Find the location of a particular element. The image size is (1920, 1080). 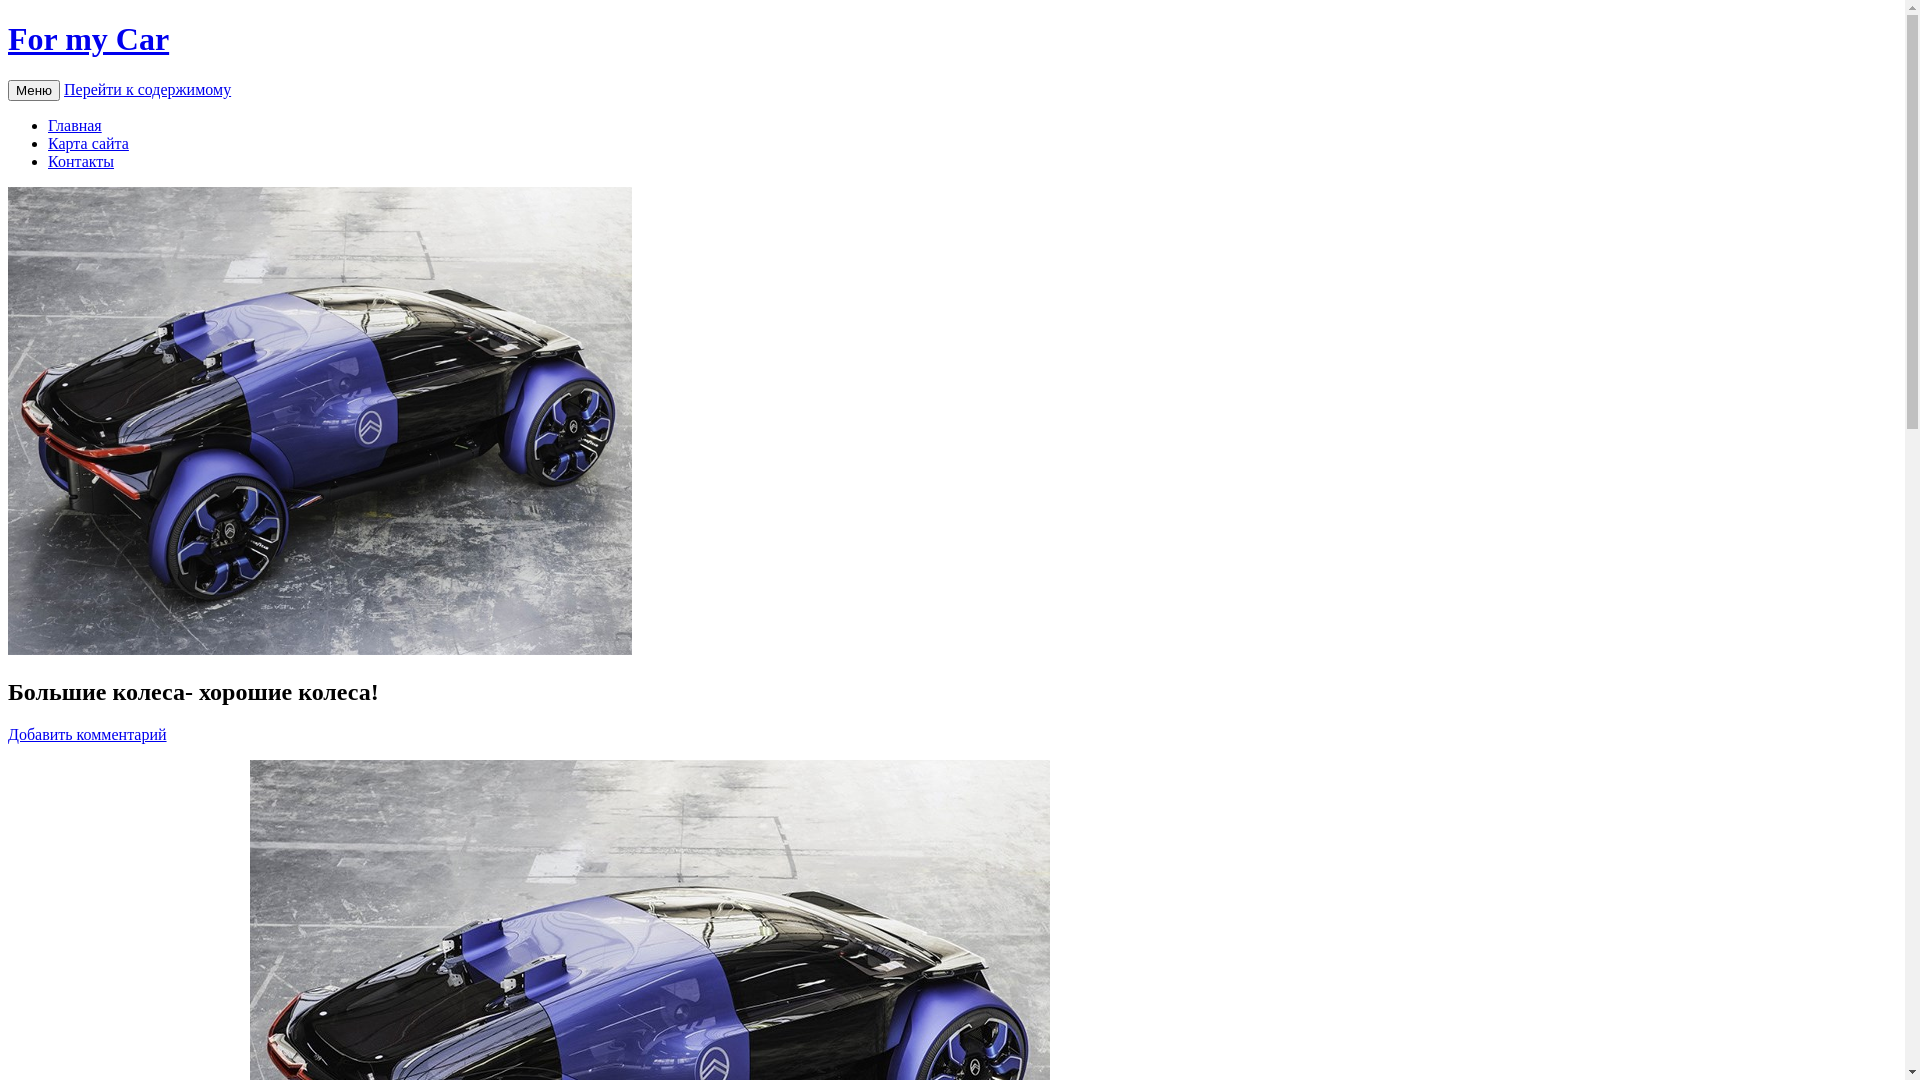

'For my Car' is located at coordinates (87, 38).